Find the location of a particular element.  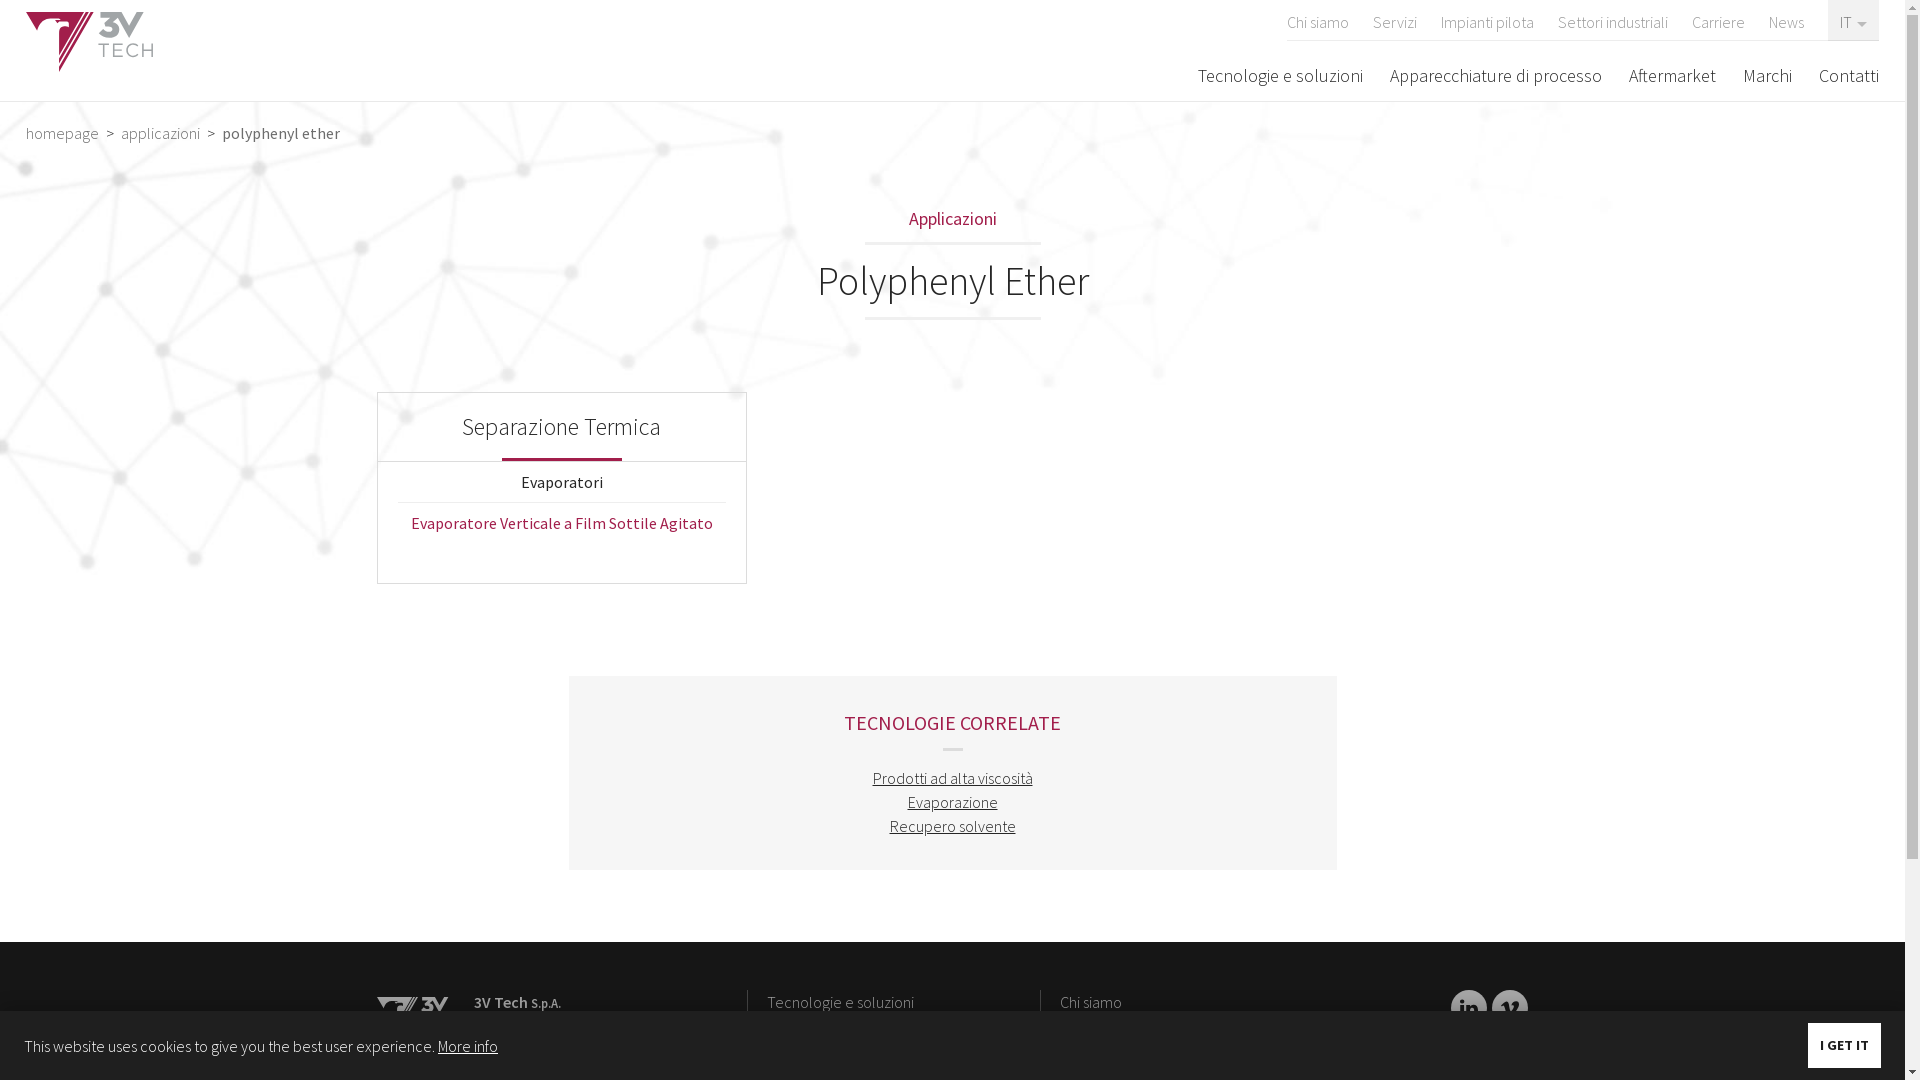

'More info' is located at coordinates (467, 1044).